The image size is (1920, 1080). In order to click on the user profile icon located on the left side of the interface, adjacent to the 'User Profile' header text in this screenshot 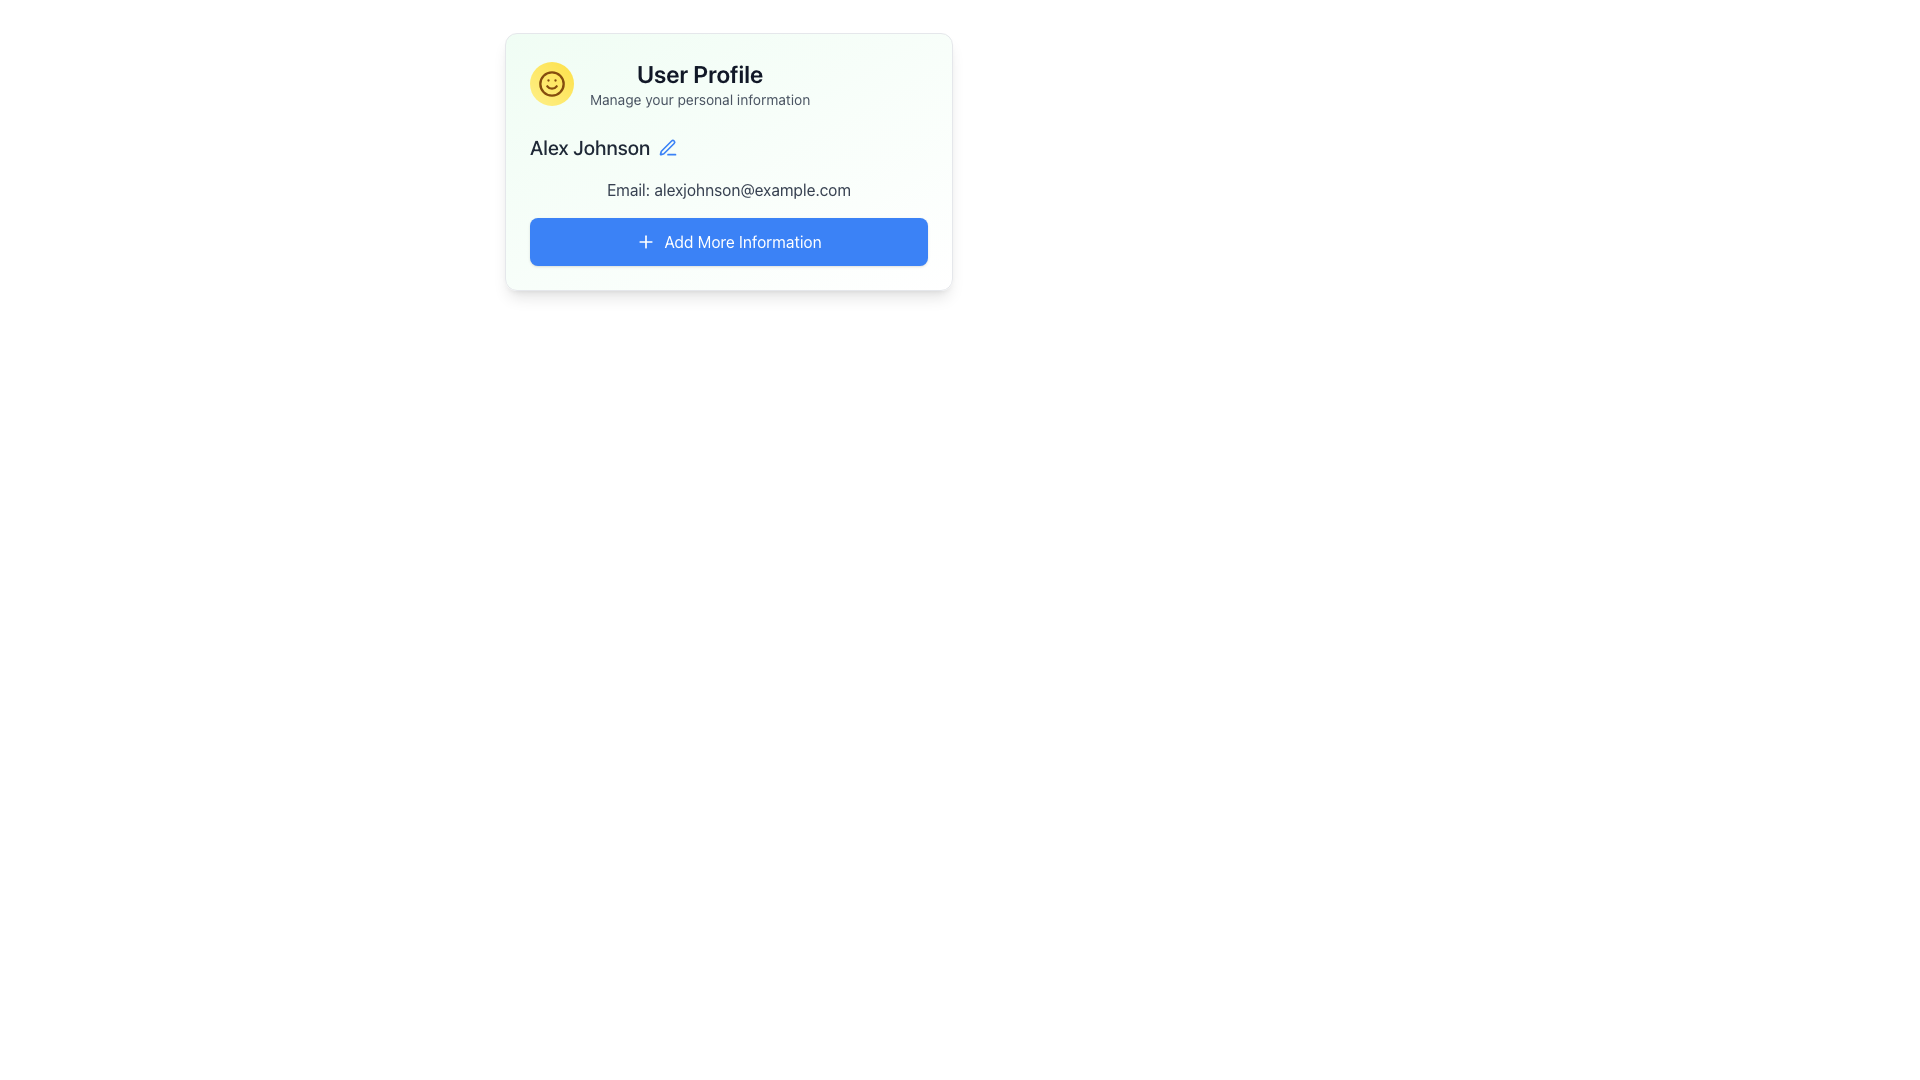, I will do `click(552, 83)`.